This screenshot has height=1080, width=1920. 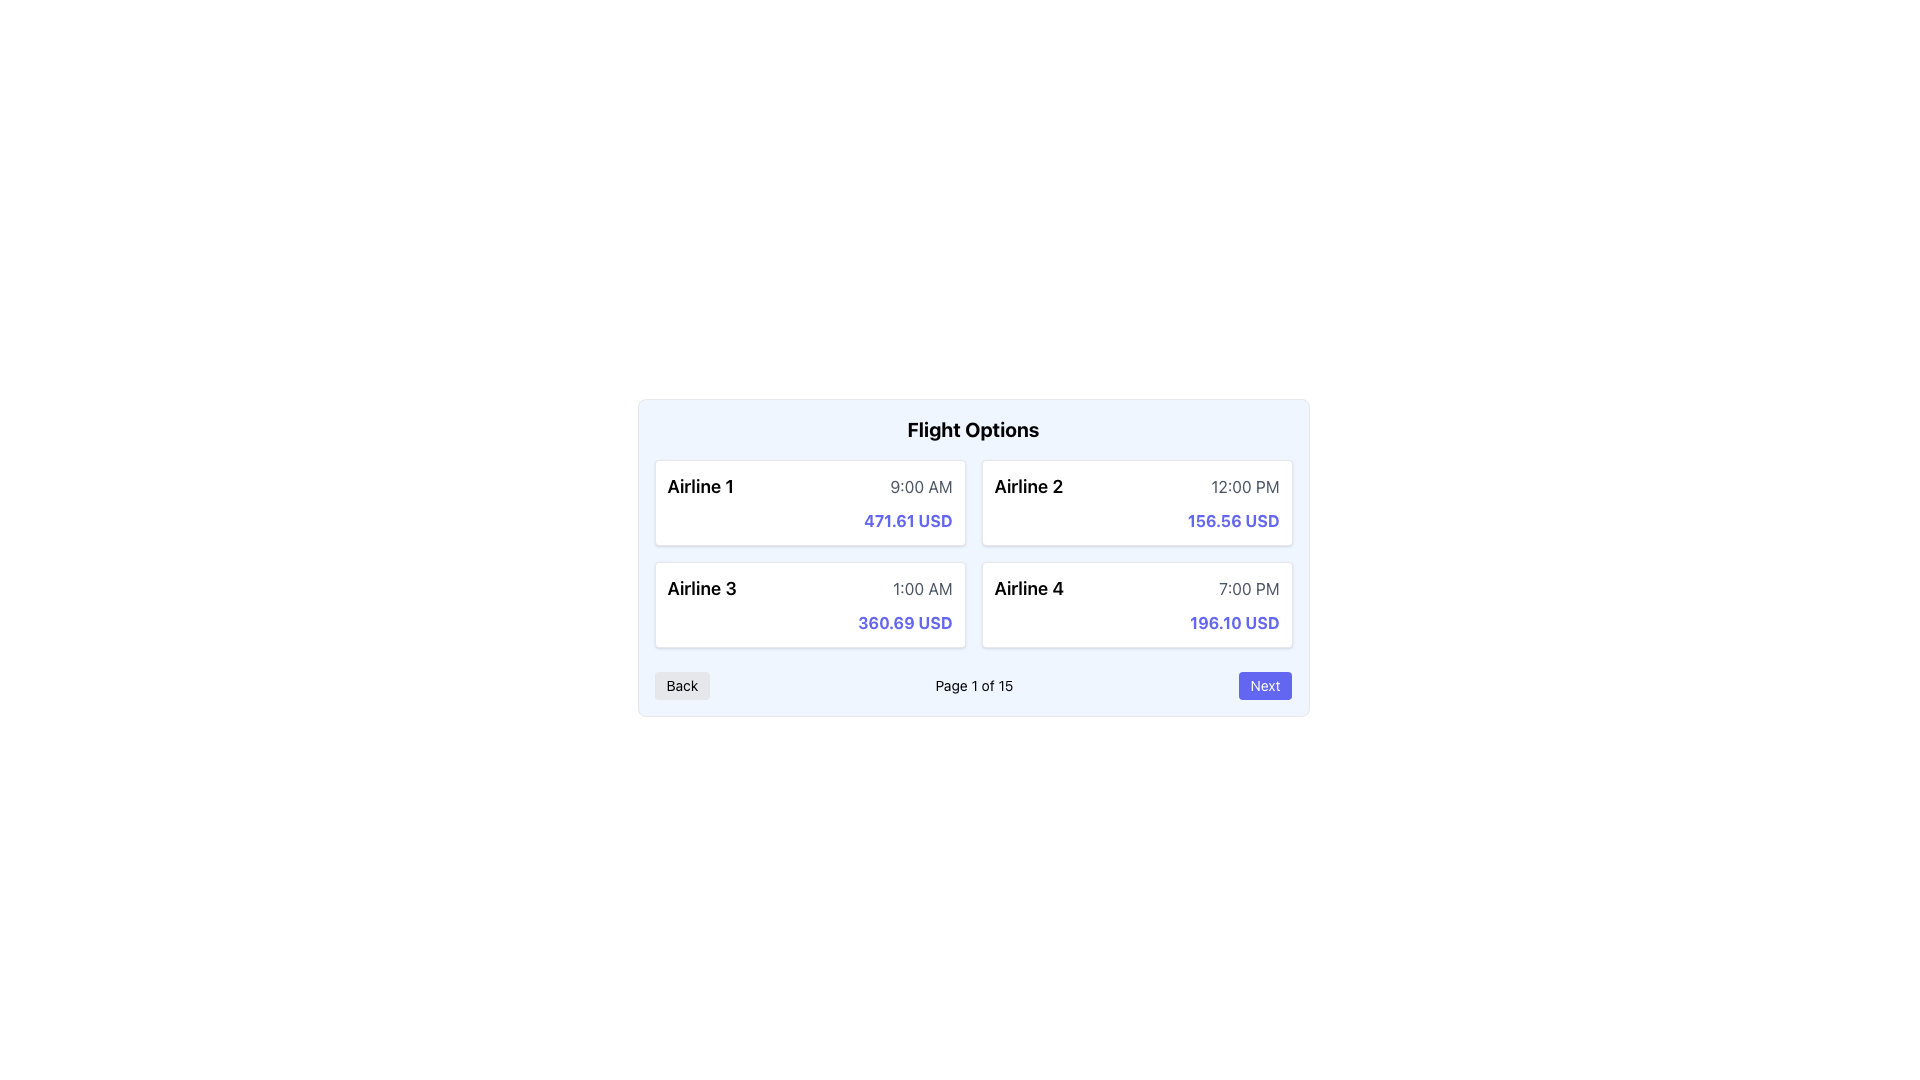 I want to click on the button located in the bottom-left corner of the horizontal button group beneath the flight options list to change its background color, so click(x=682, y=685).